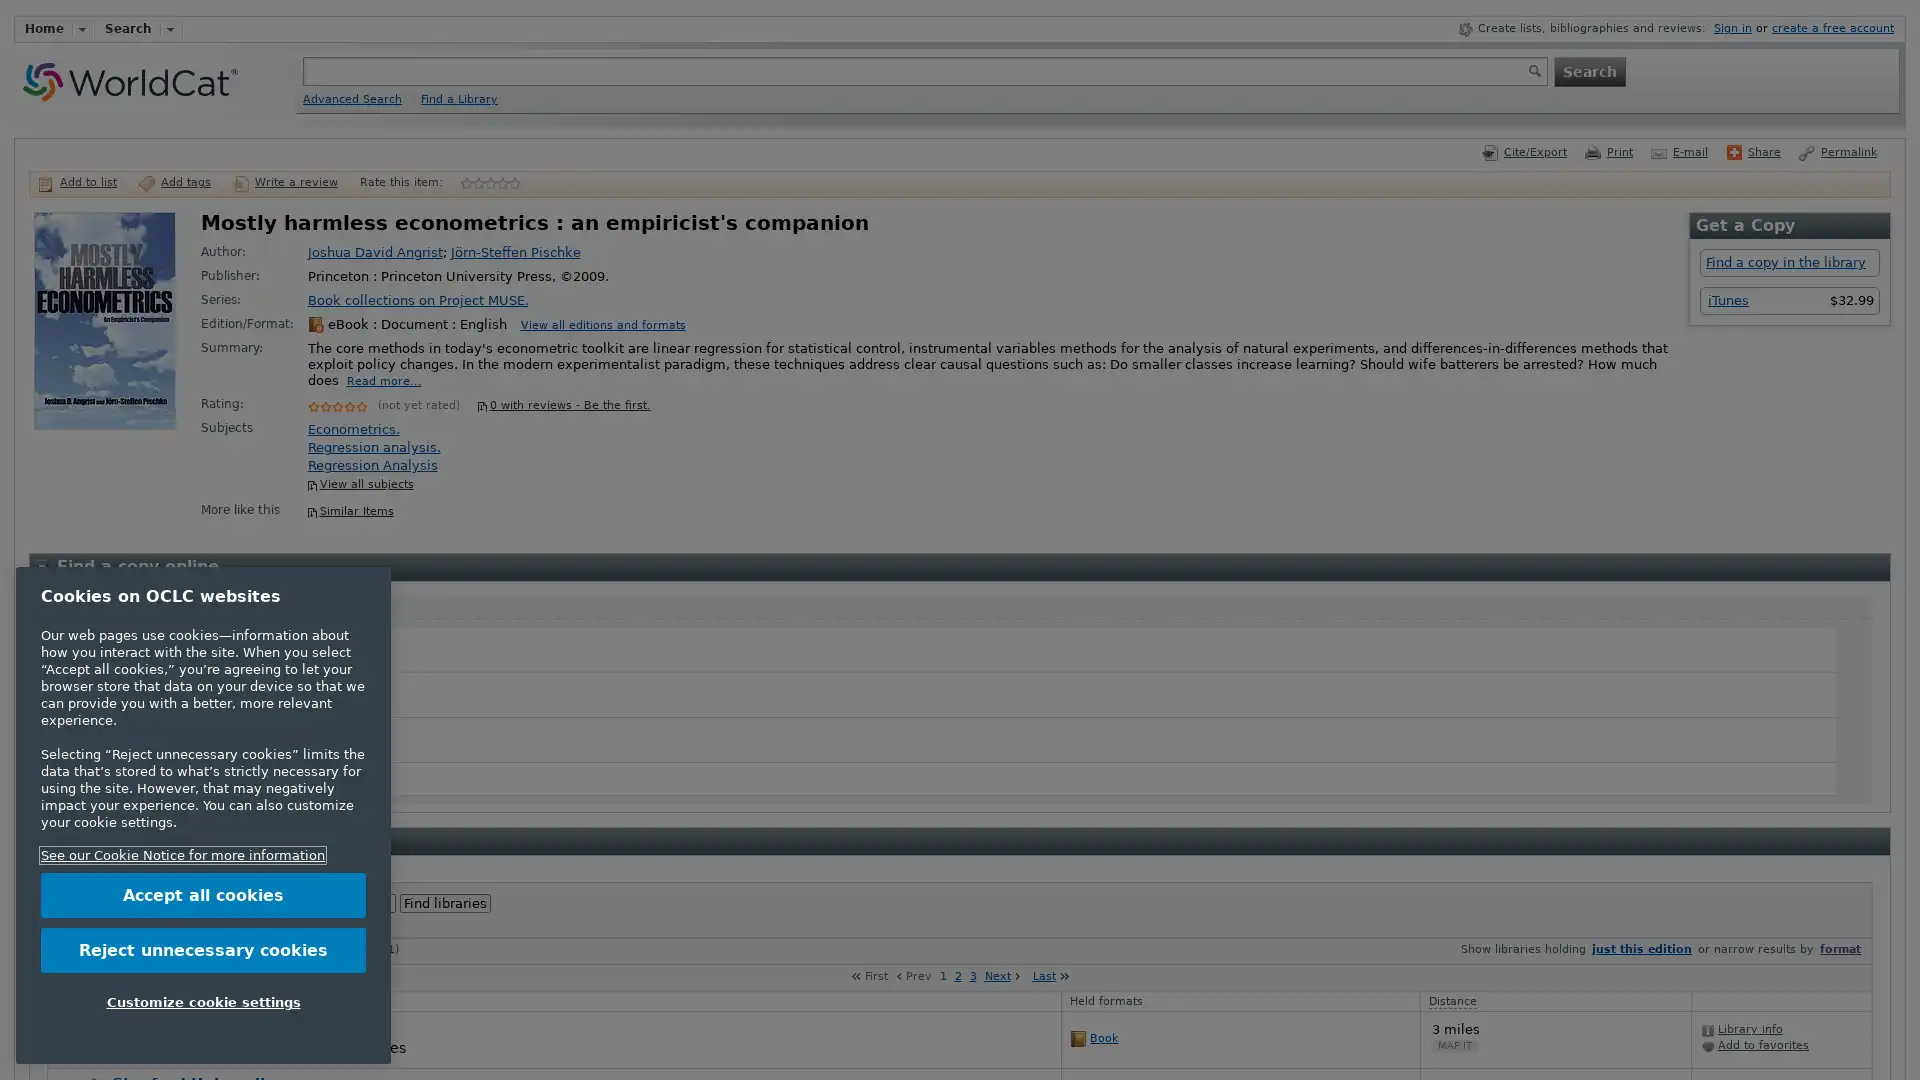  Describe the element at coordinates (203, 1002) in the screenshot. I see `Customize cookie settings` at that location.